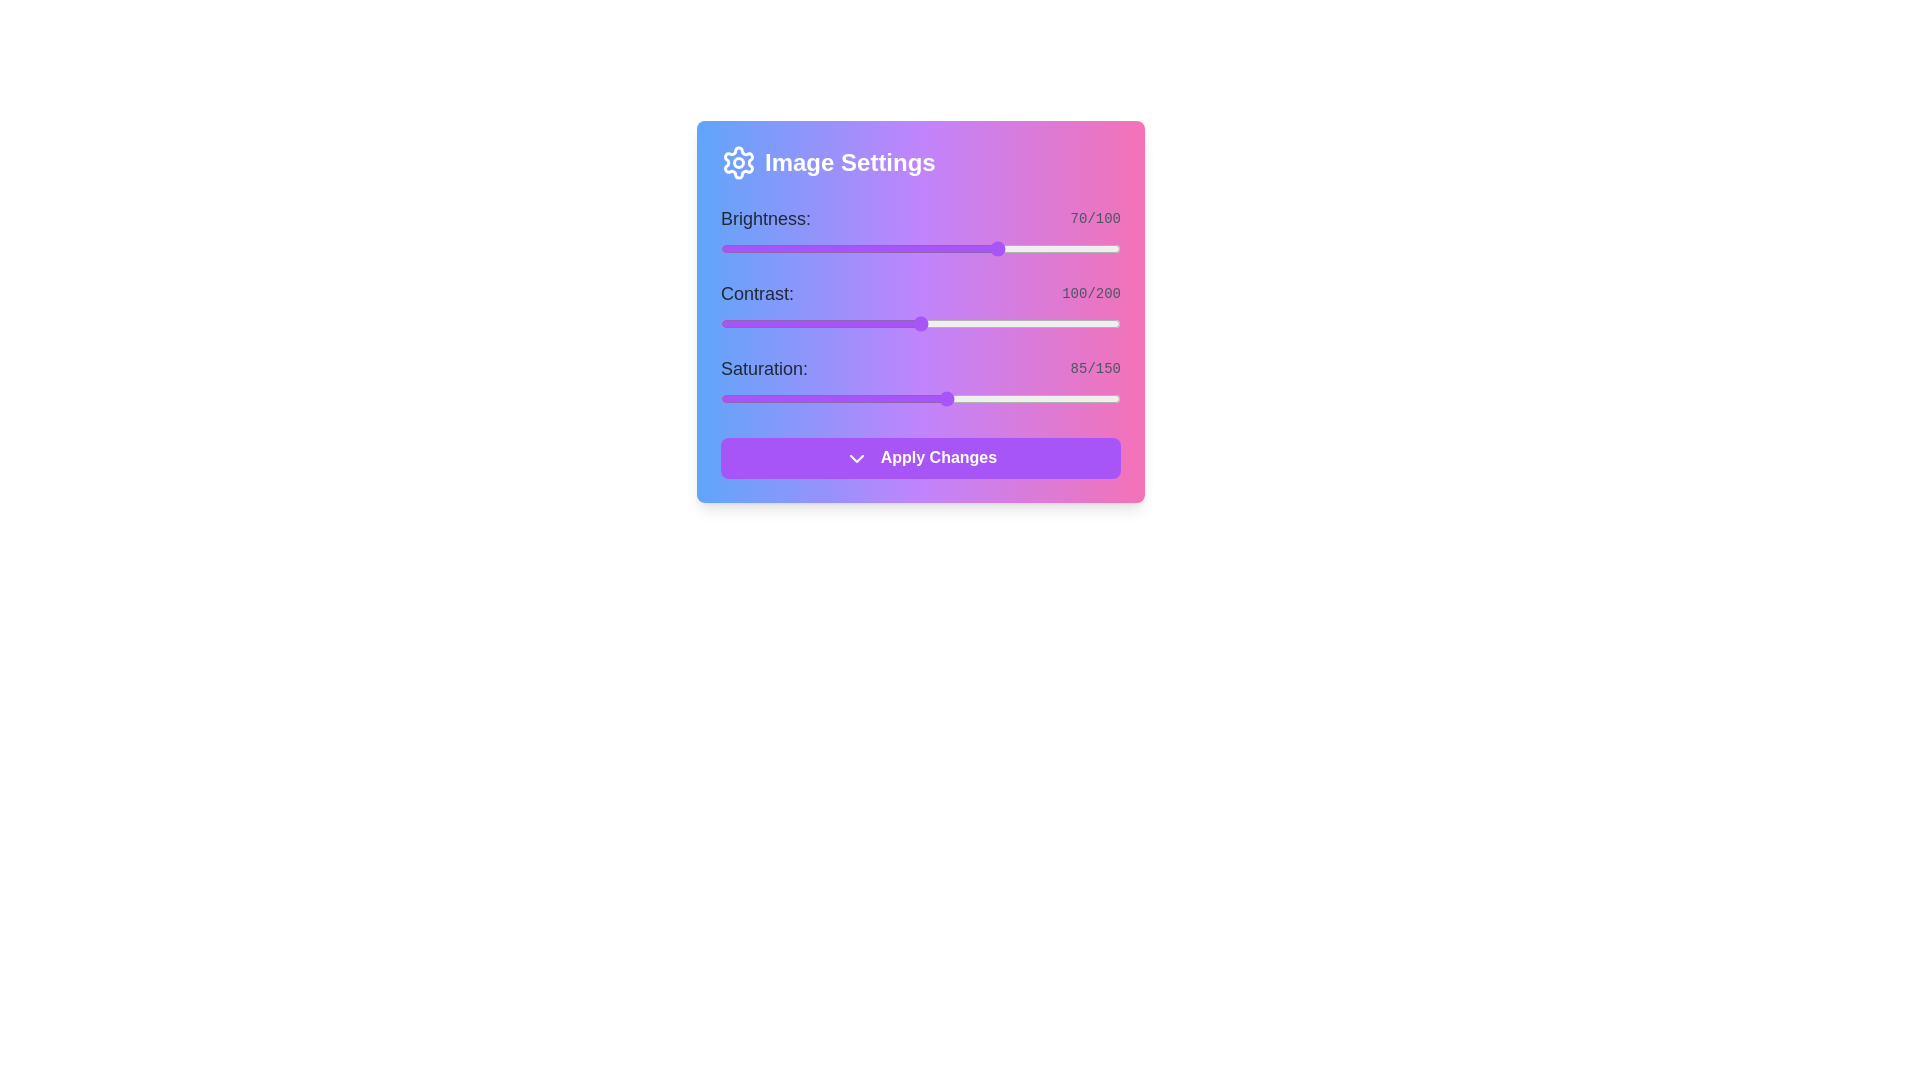 This screenshot has height=1080, width=1920. Describe the element at coordinates (1109, 398) in the screenshot. I see `the saturation slider to 146 level` at that location.